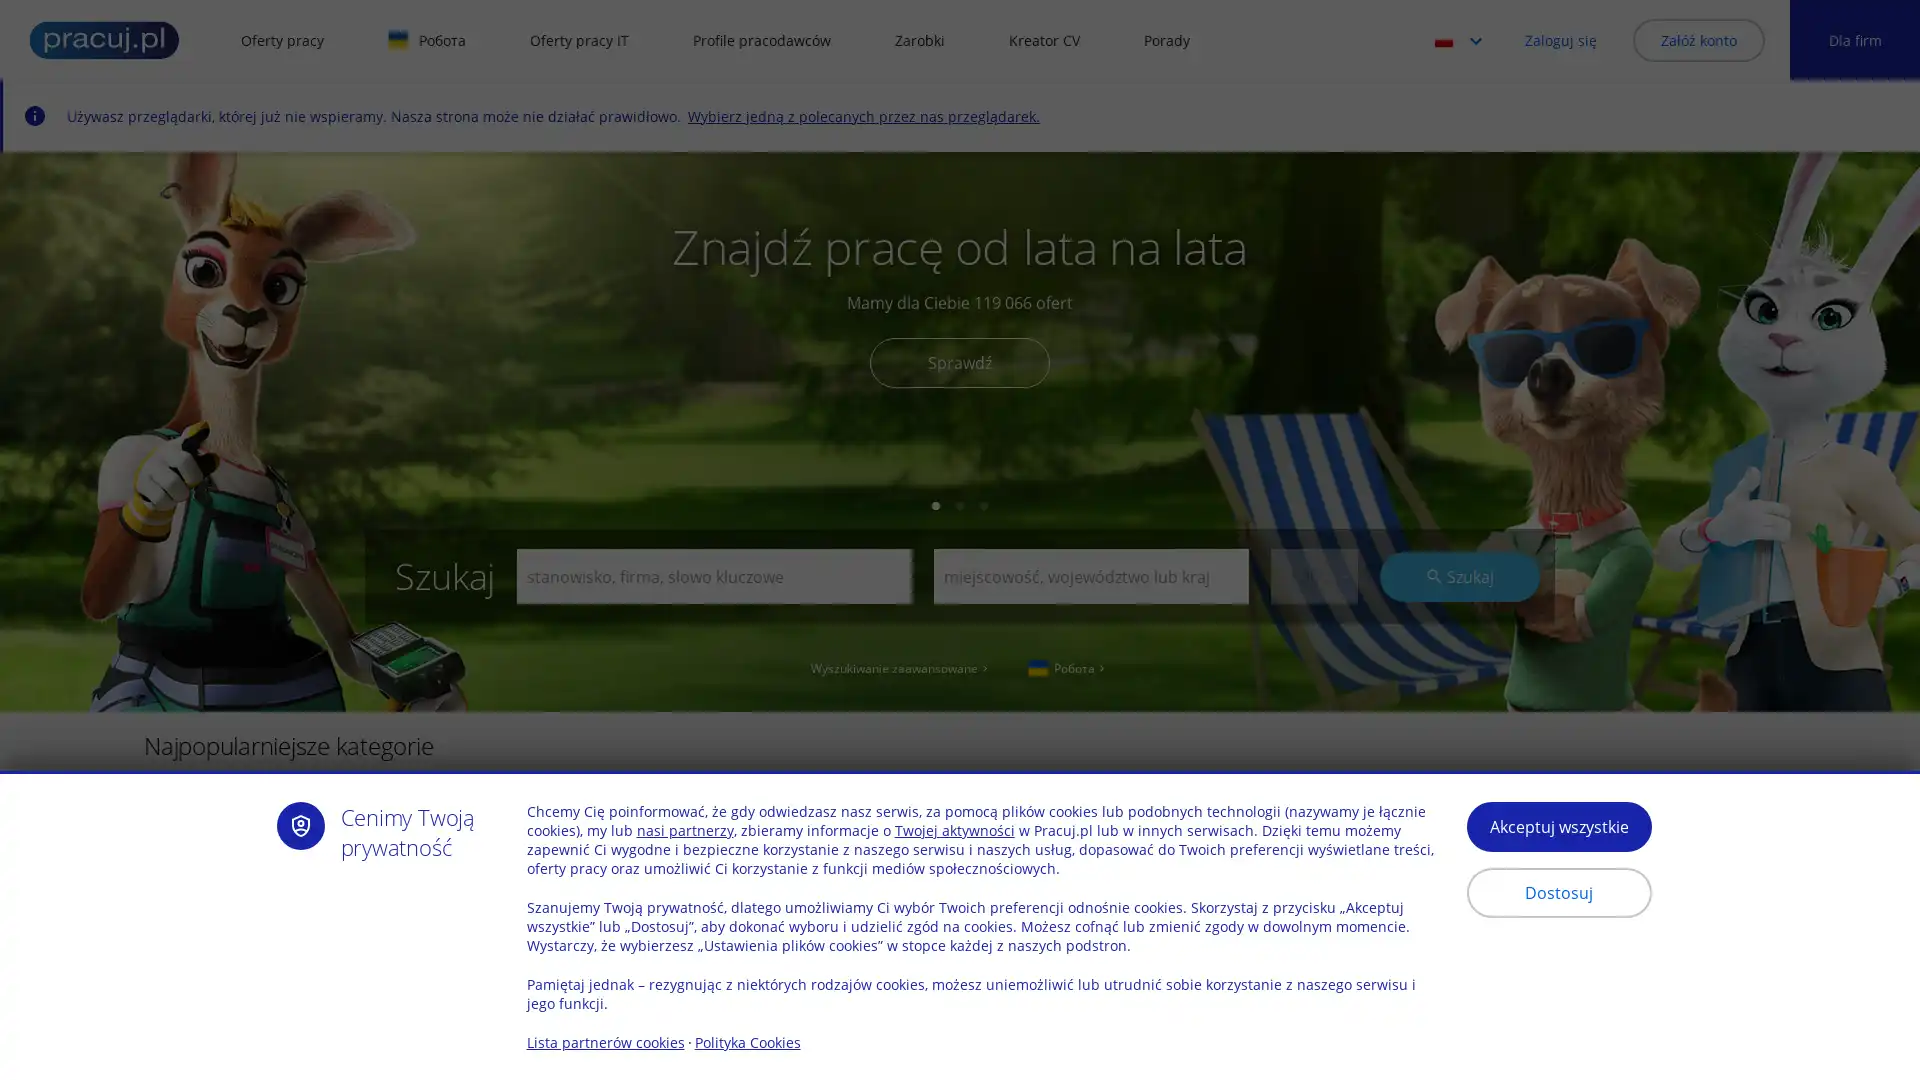 The height and width of the screenshot is (1080, 1920). I want to click on Szukaj, so click(1459, 575).